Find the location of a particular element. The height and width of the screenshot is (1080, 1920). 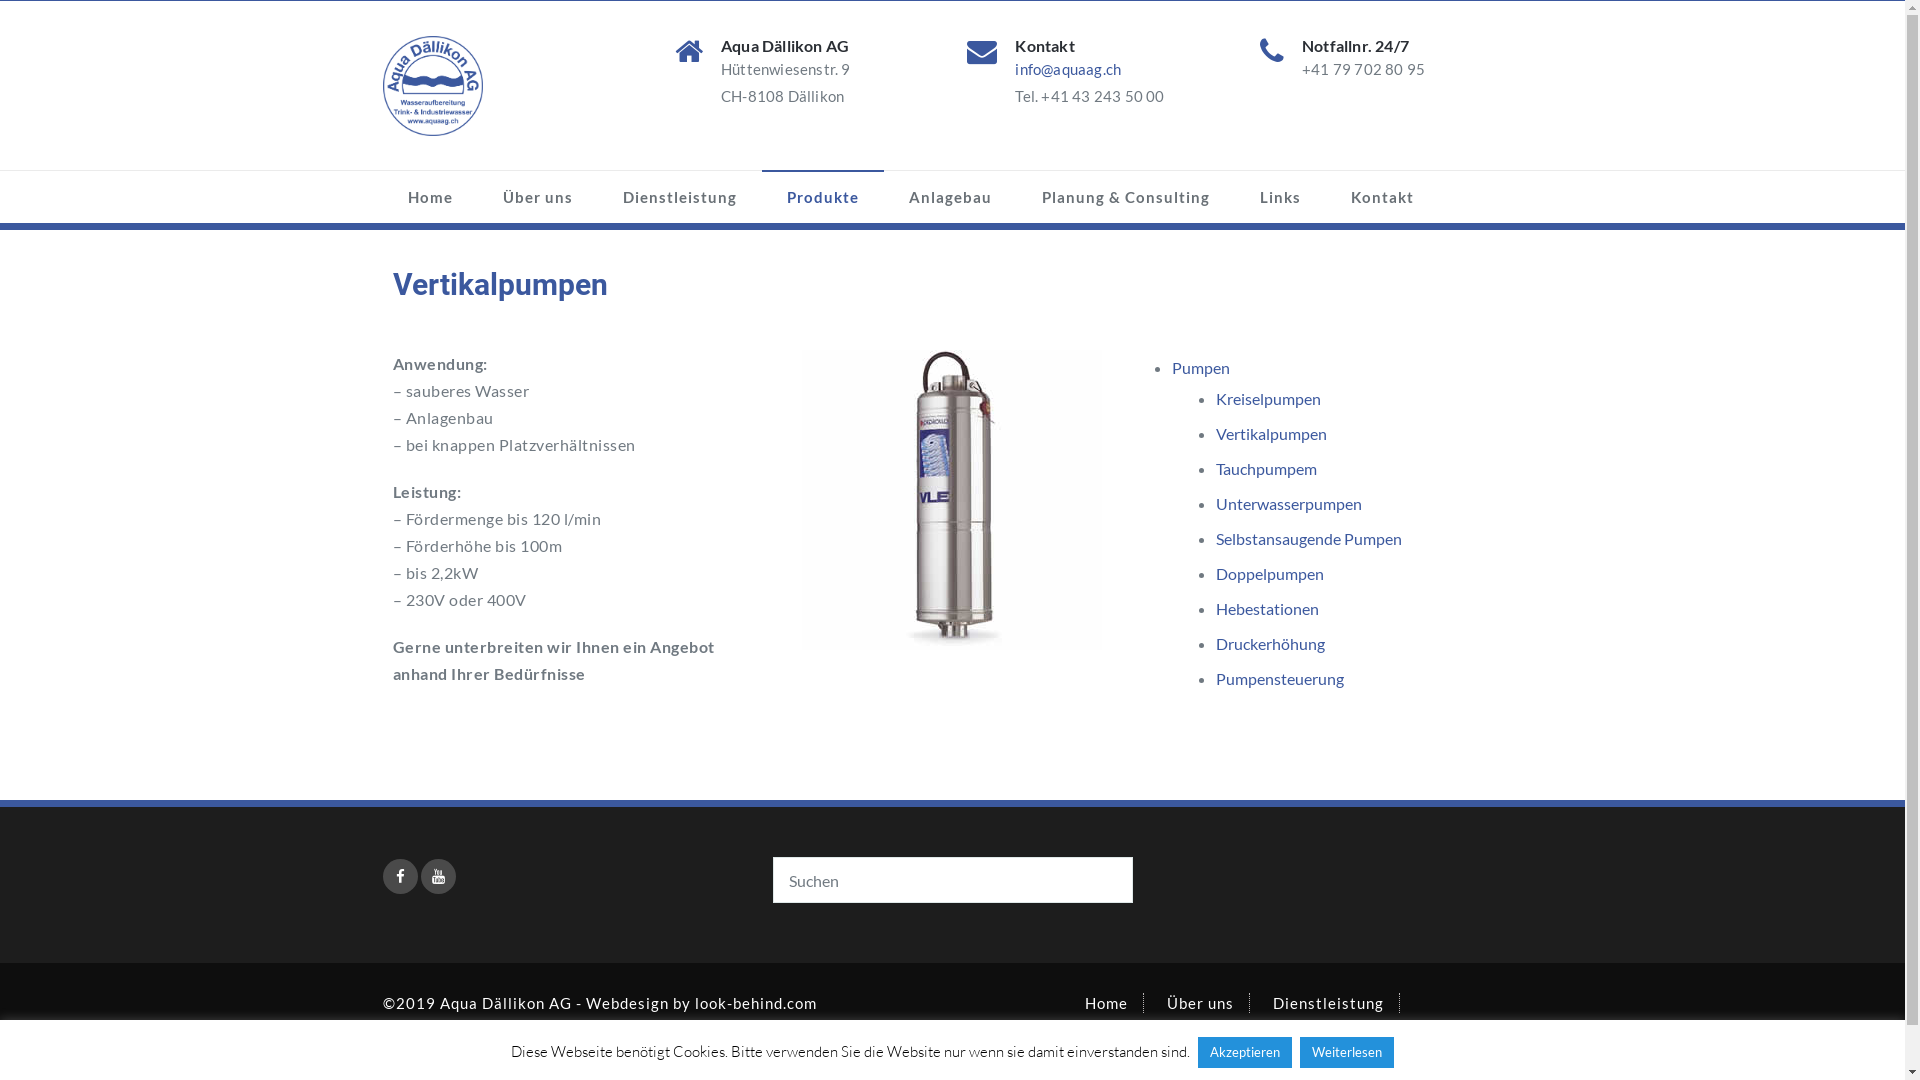

'Weiterlesen' is located at coordinates (1347, 1051).